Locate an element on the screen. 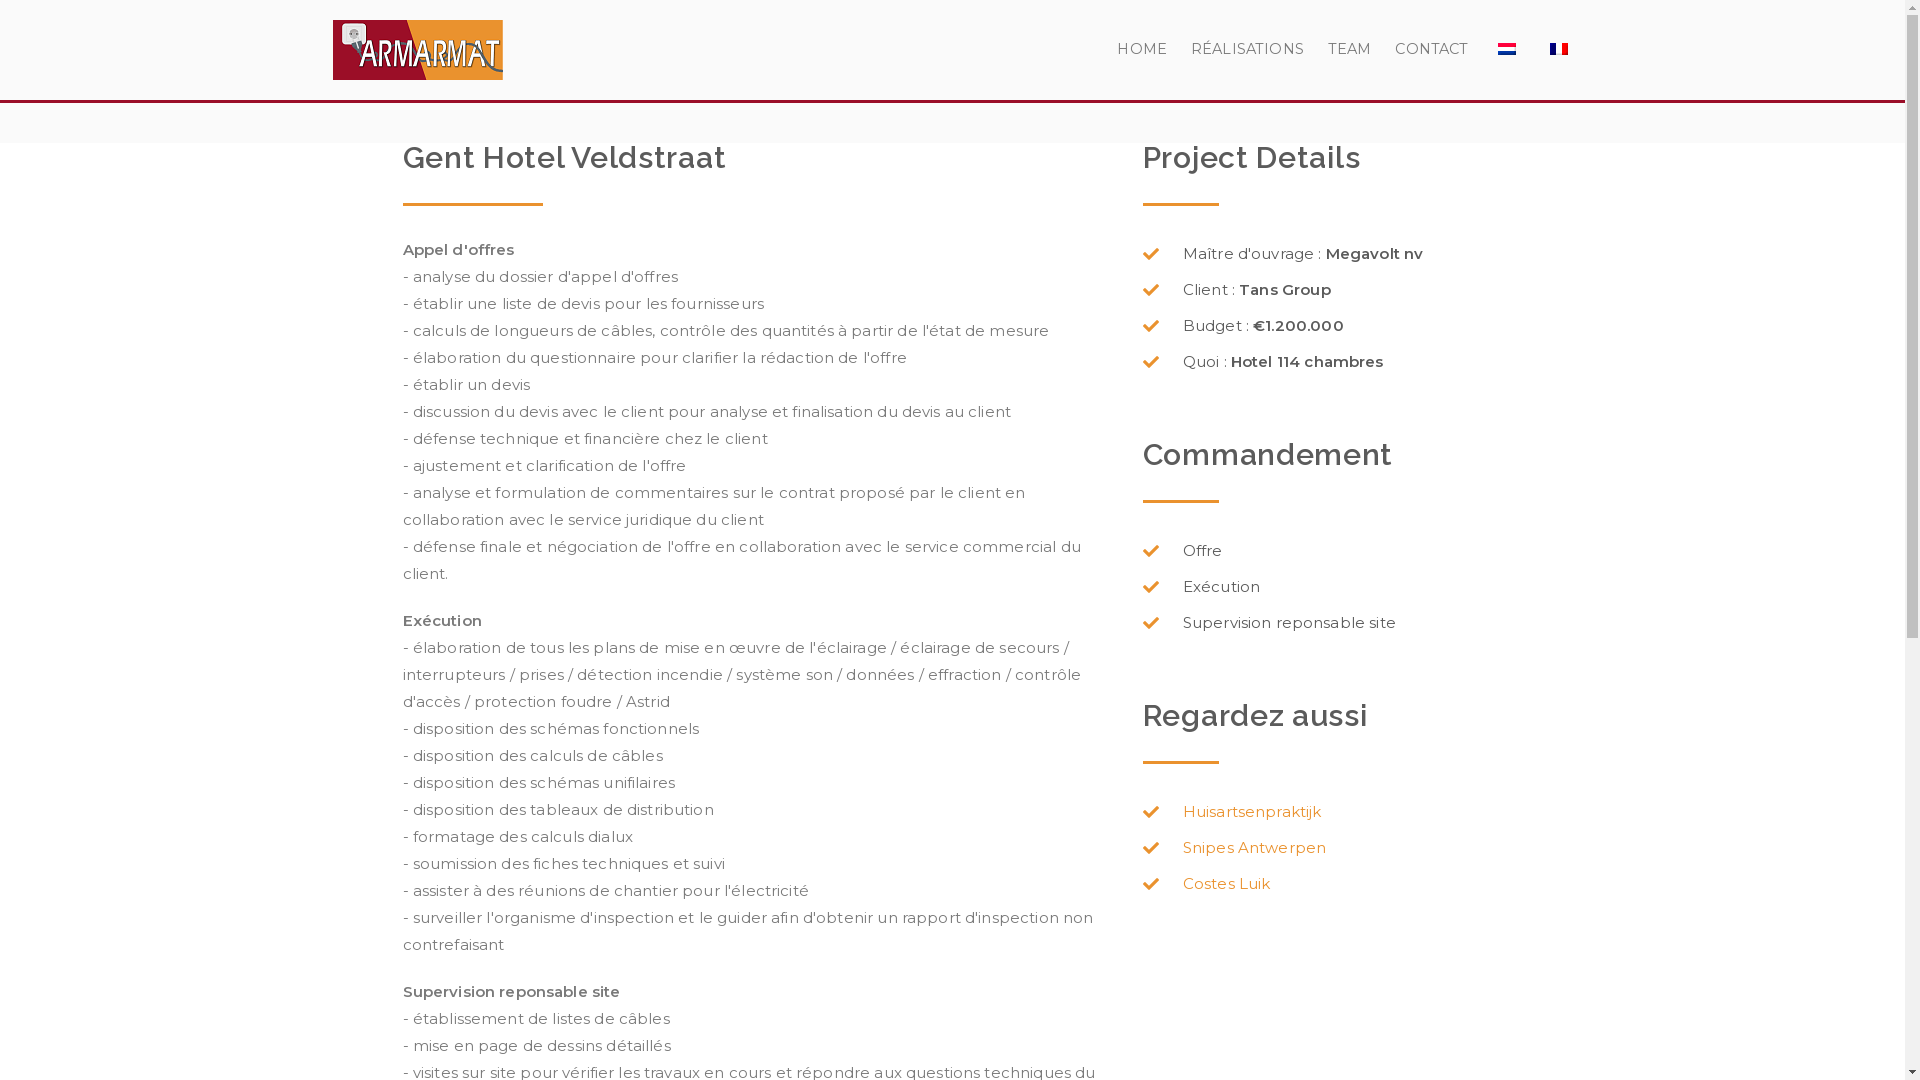 The width and height of the screenshot is (1920, 1080). 'Snipes Antwerpen' is located at coordinates (1142, 848).